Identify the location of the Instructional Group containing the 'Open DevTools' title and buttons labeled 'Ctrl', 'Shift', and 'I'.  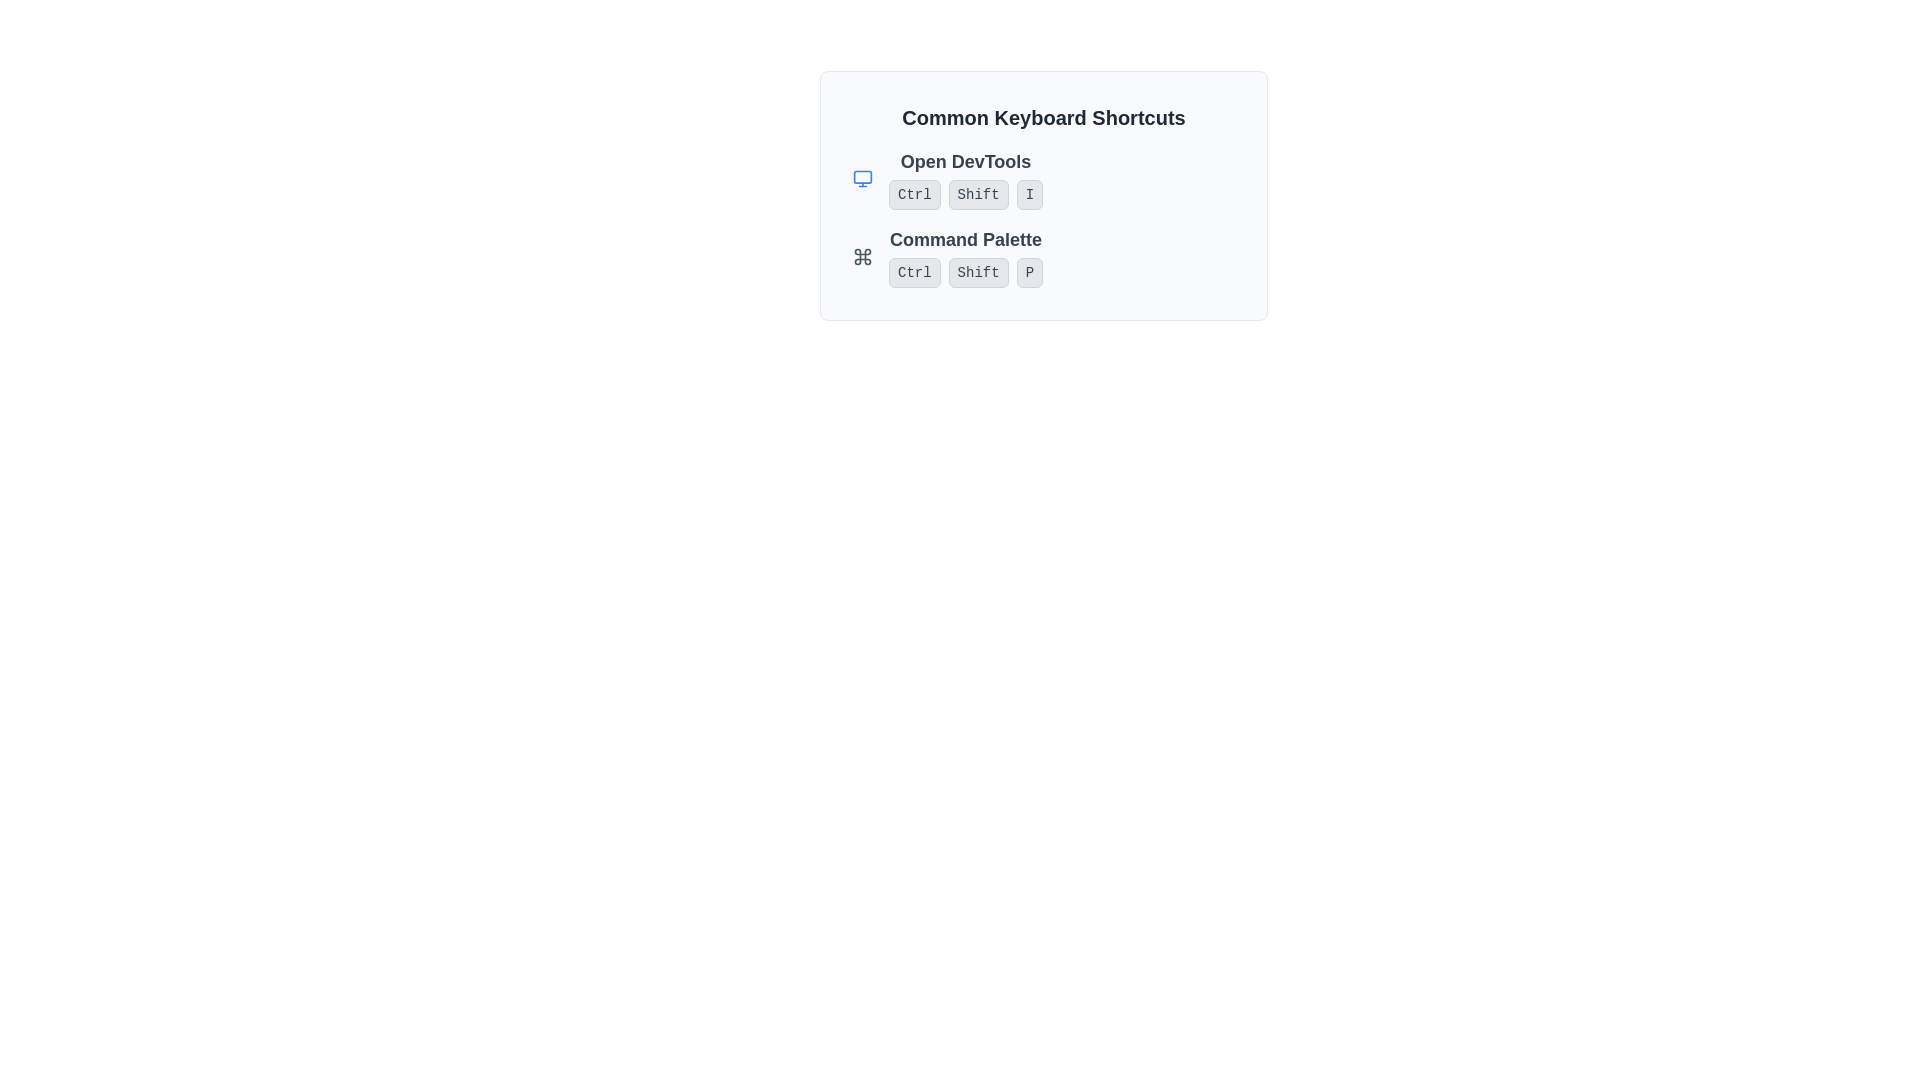
(1042, 177).